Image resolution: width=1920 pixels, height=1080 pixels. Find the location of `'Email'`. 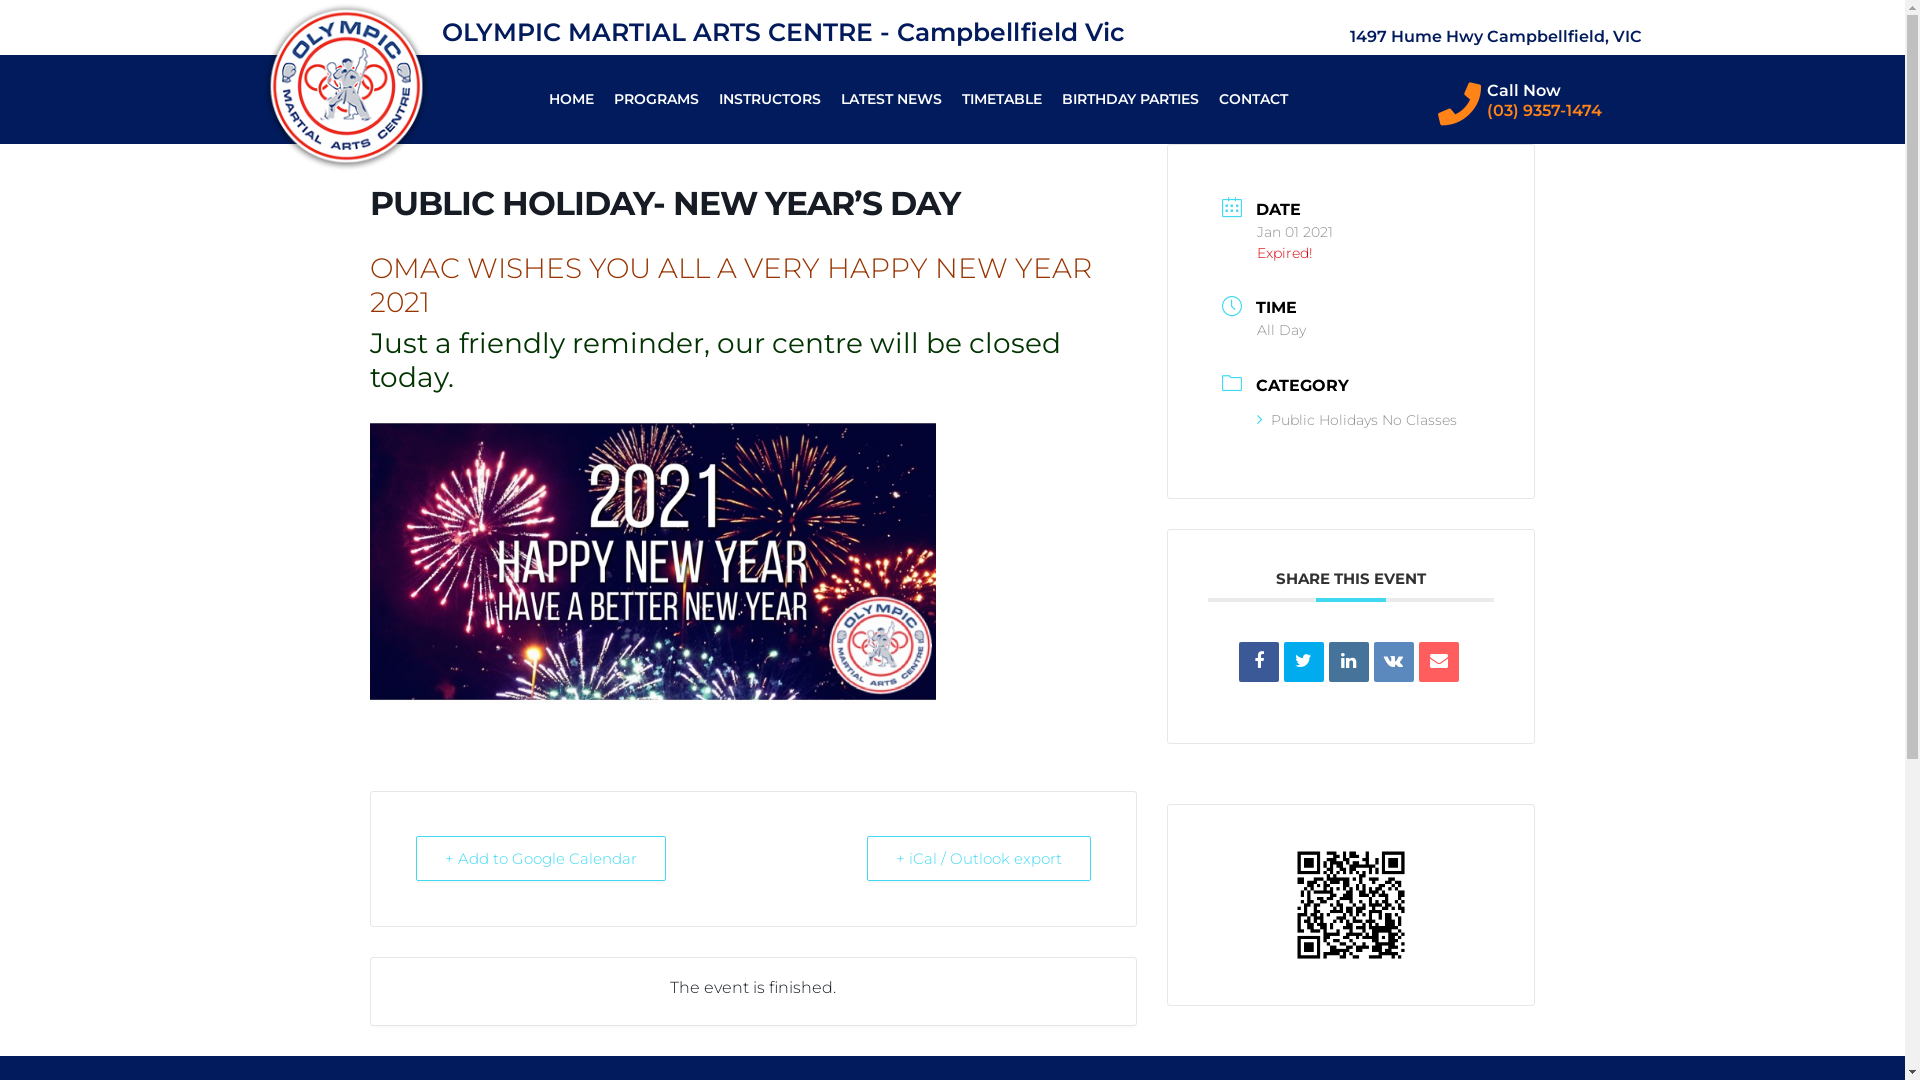

'Email' is located at coordinates (1418, 662).